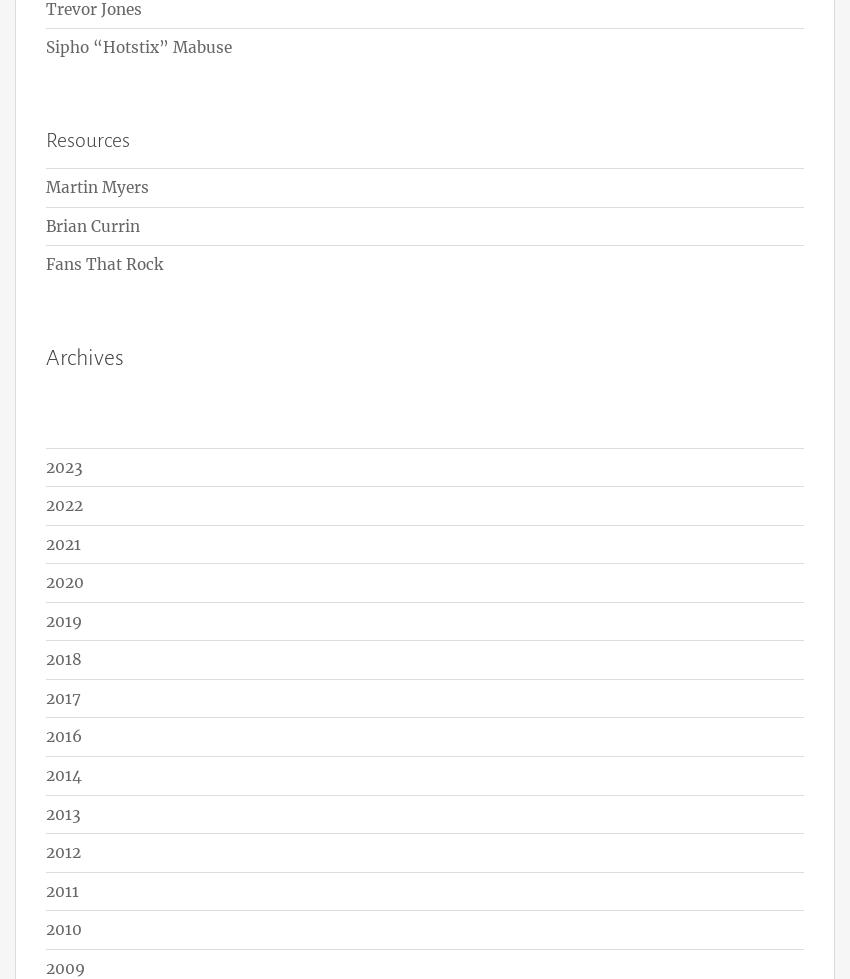 This screenshot has width=850, height=979. Describe the element at coordinates (64, 928) in the screenshot. I see `'2010'` at that location.